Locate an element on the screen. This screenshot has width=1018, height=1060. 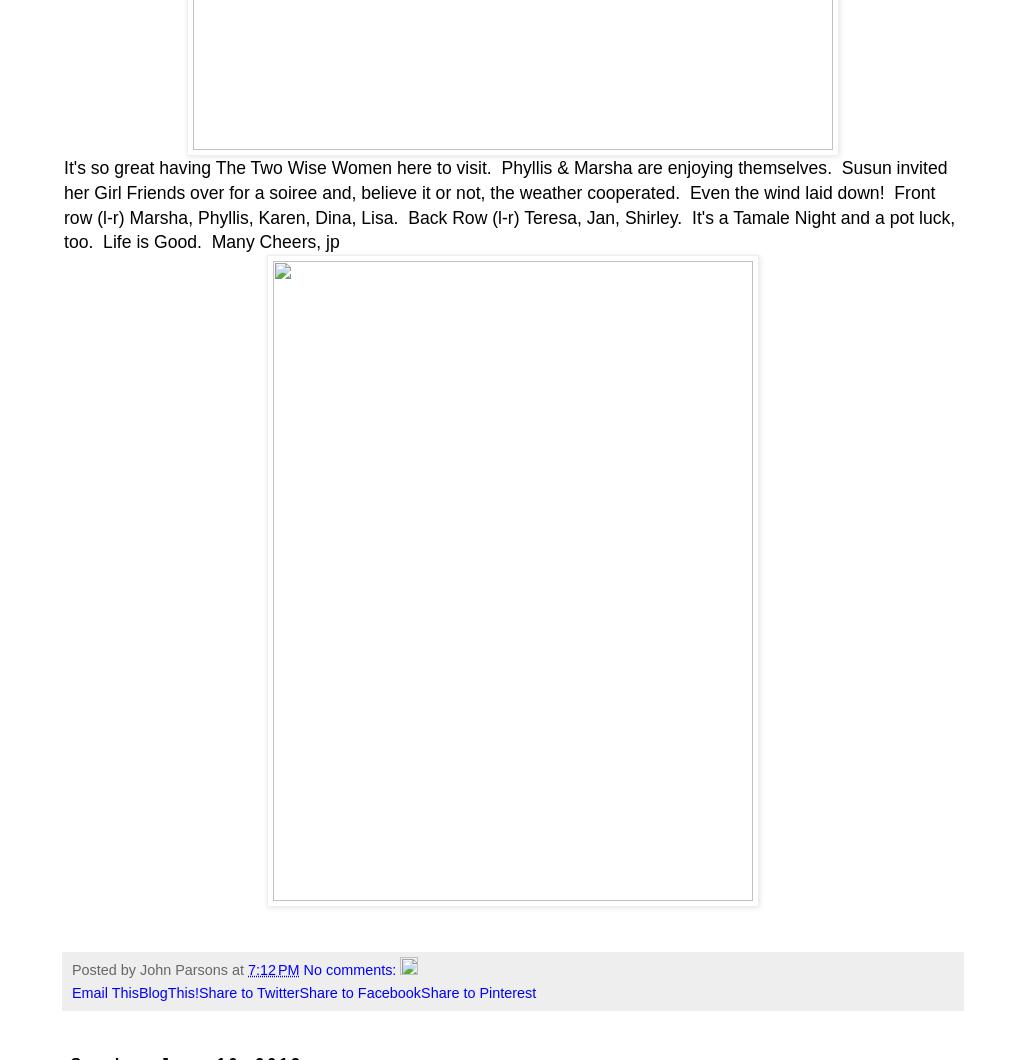
'Share to Facebook' is located at coordinates (359, 992).